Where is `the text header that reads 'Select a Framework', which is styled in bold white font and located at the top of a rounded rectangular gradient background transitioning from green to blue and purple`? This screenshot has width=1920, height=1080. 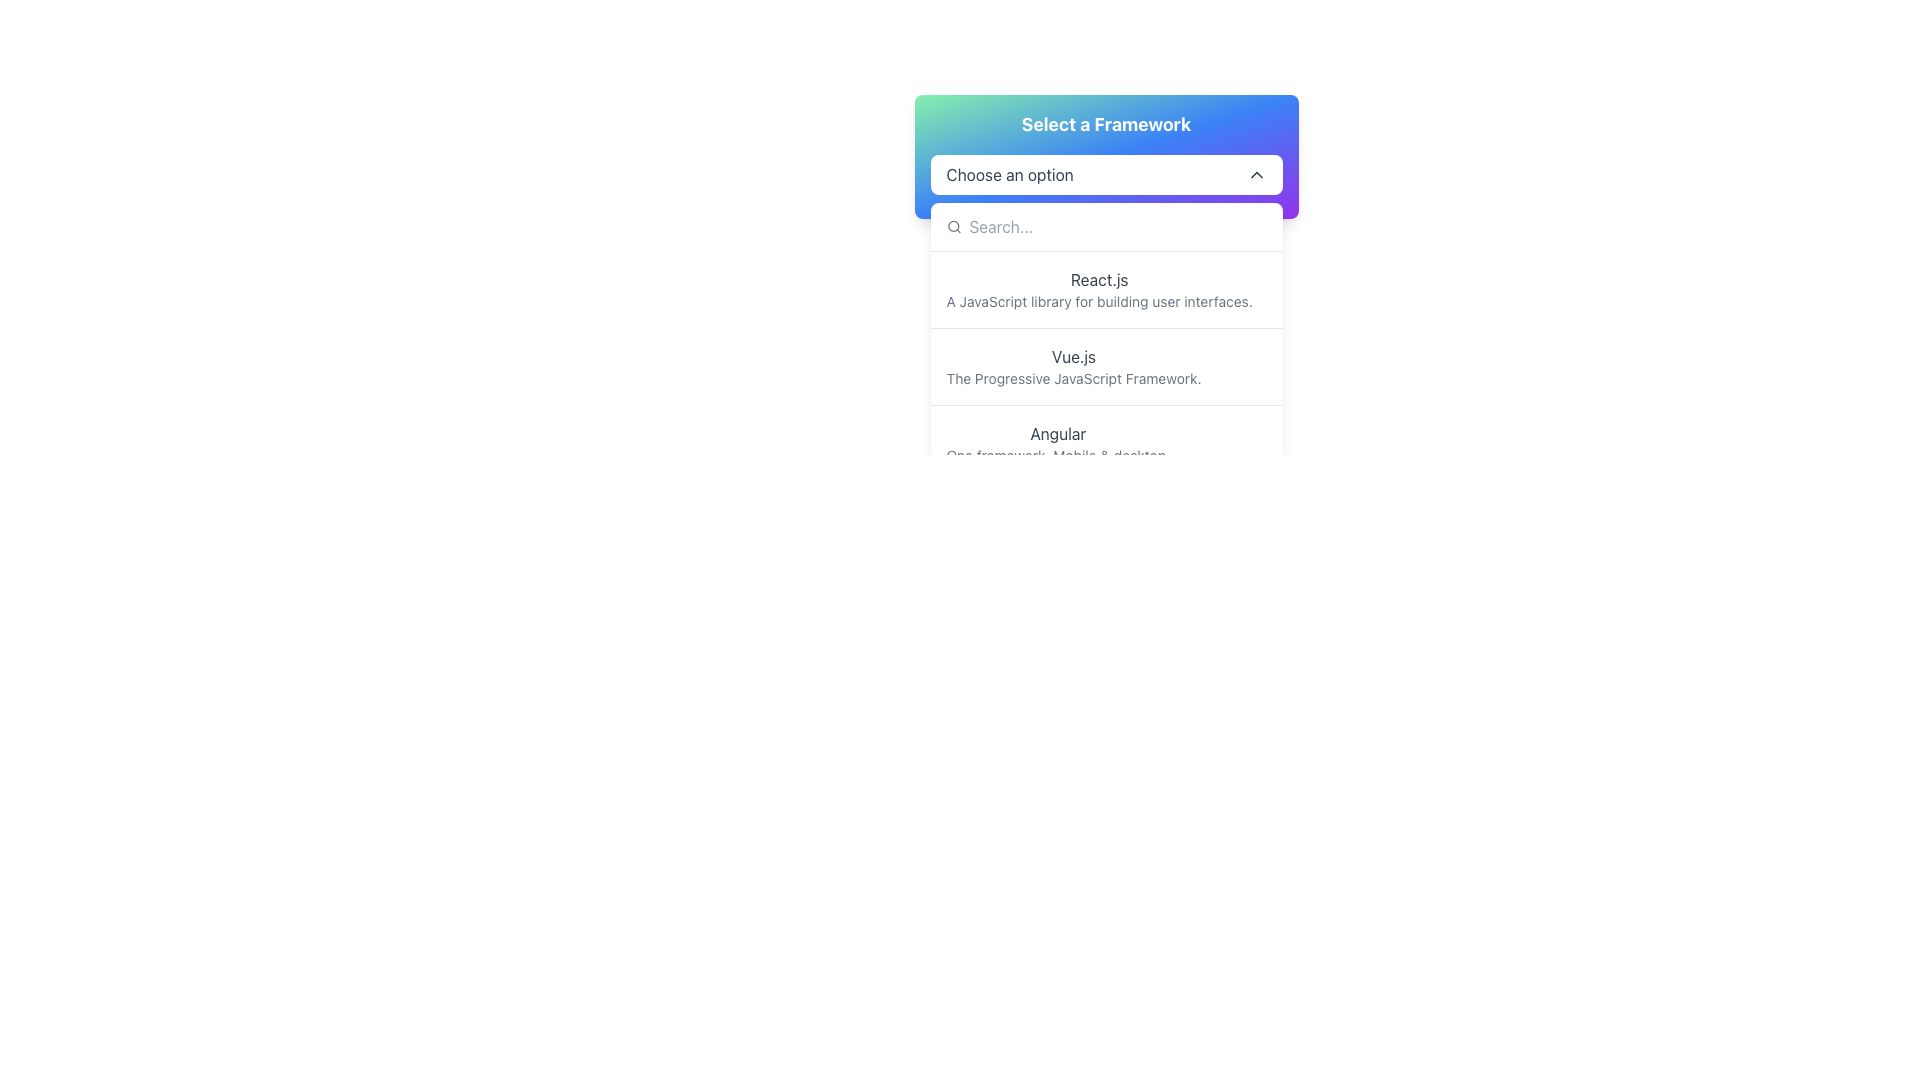 the text header that reads 'Select a Framework', which is styled in bold white font and located at the top of a rounded rectangular gradient background transitioning from green to blue and purple is located at coordinates (1105, 124).